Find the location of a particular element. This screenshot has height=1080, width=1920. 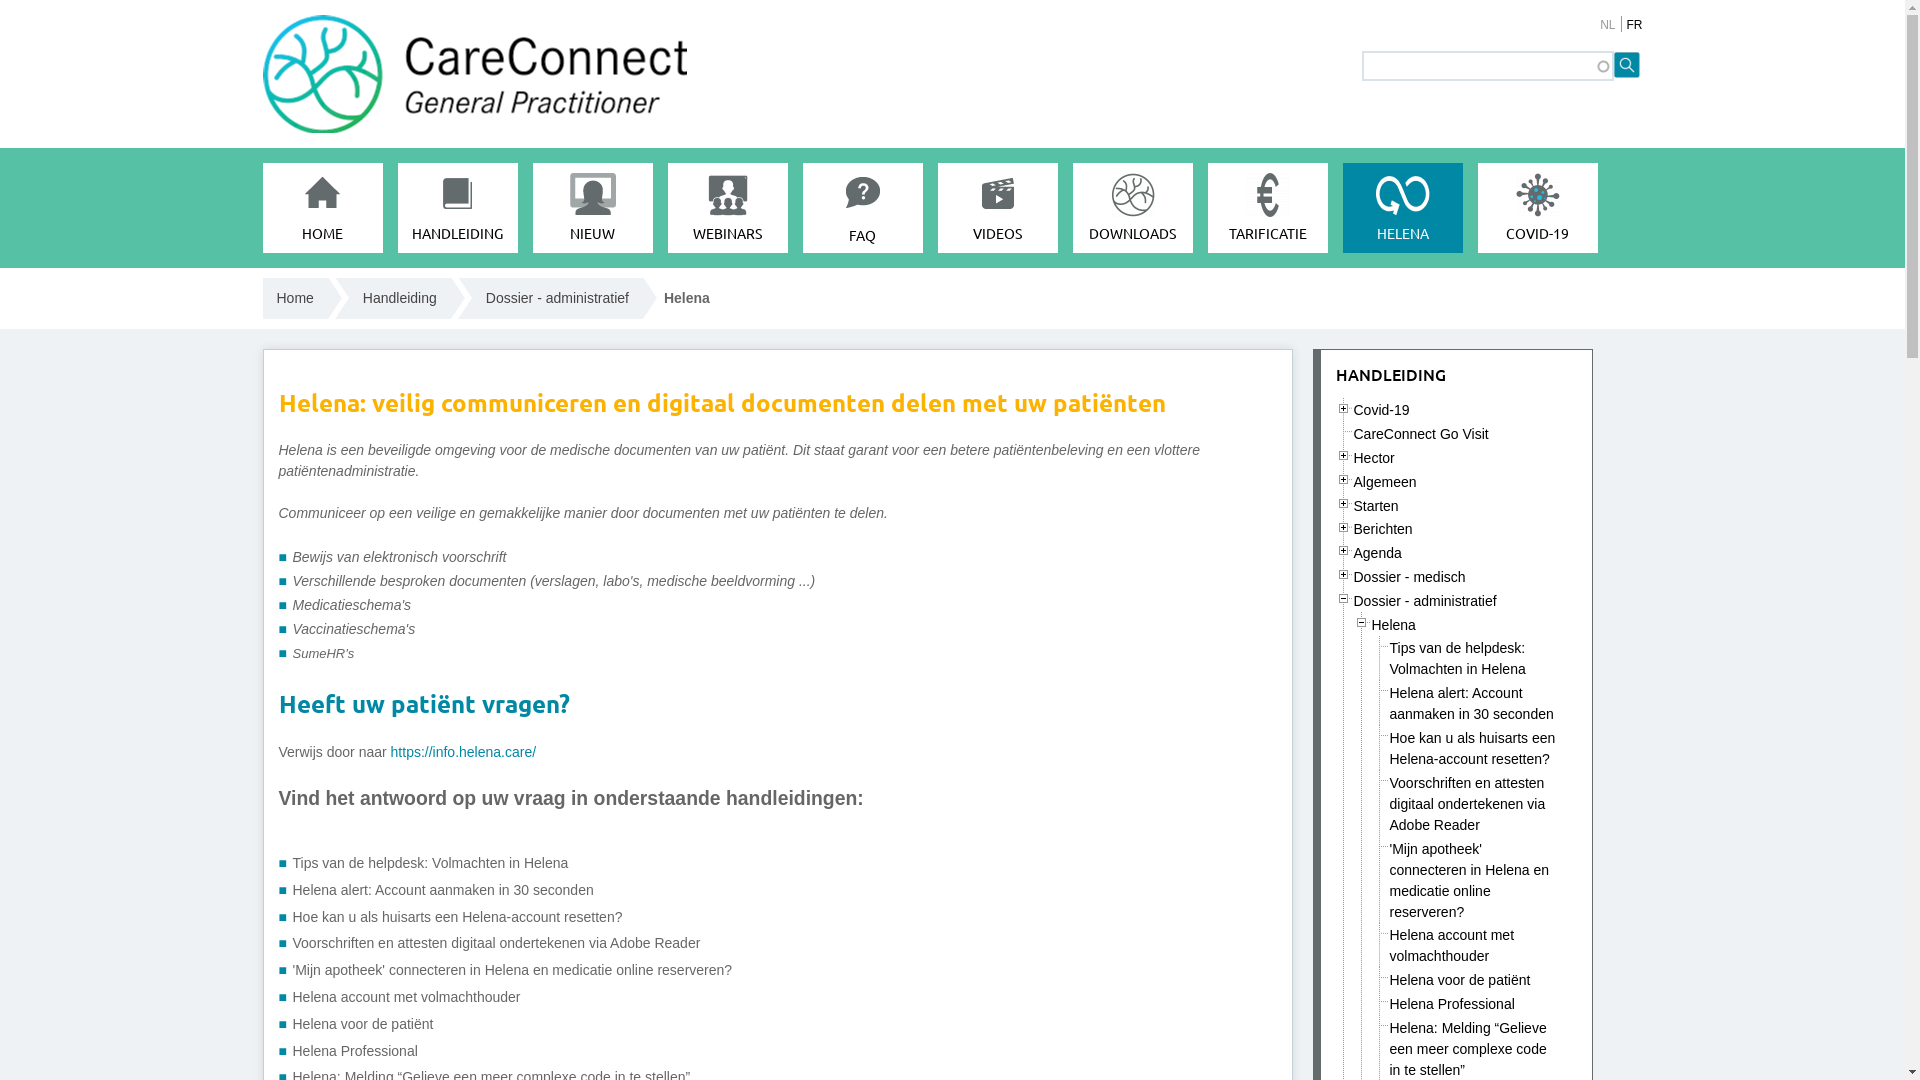

' ' is located at coordinates (1344, 407).